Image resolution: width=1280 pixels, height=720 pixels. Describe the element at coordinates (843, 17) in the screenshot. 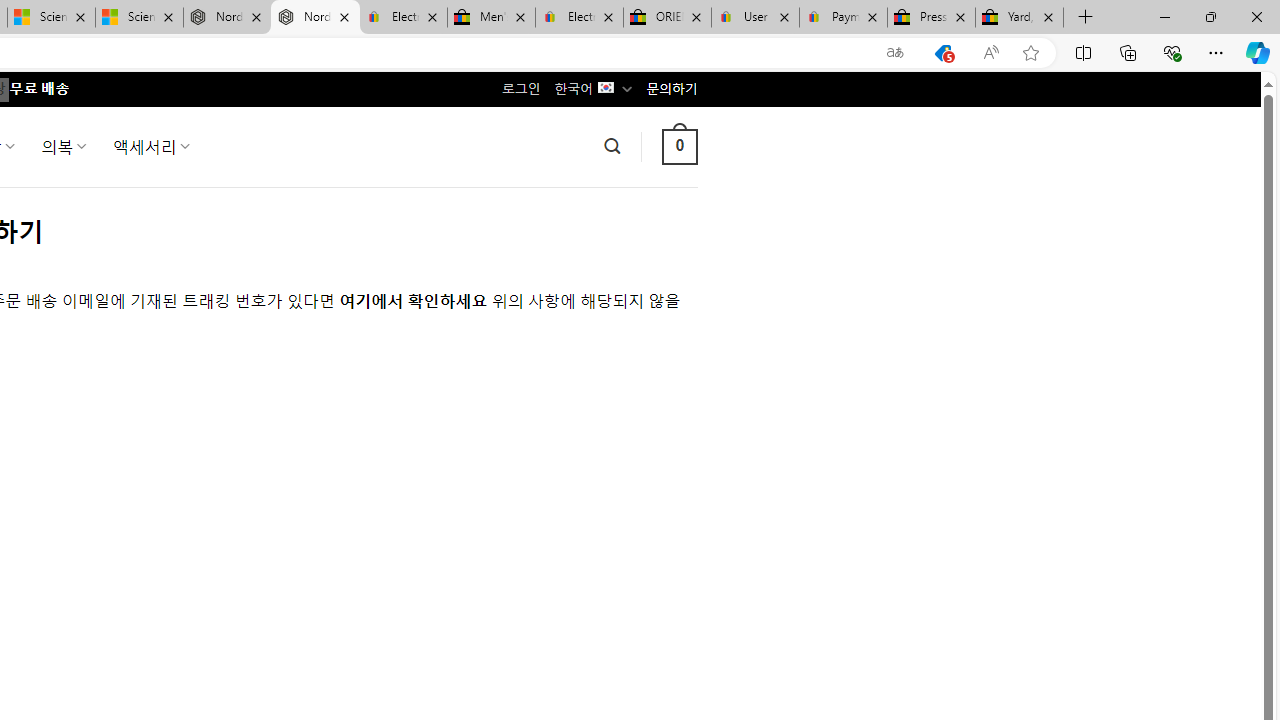

I see `'Payments Terms of Use | eBay.com'` at that location.